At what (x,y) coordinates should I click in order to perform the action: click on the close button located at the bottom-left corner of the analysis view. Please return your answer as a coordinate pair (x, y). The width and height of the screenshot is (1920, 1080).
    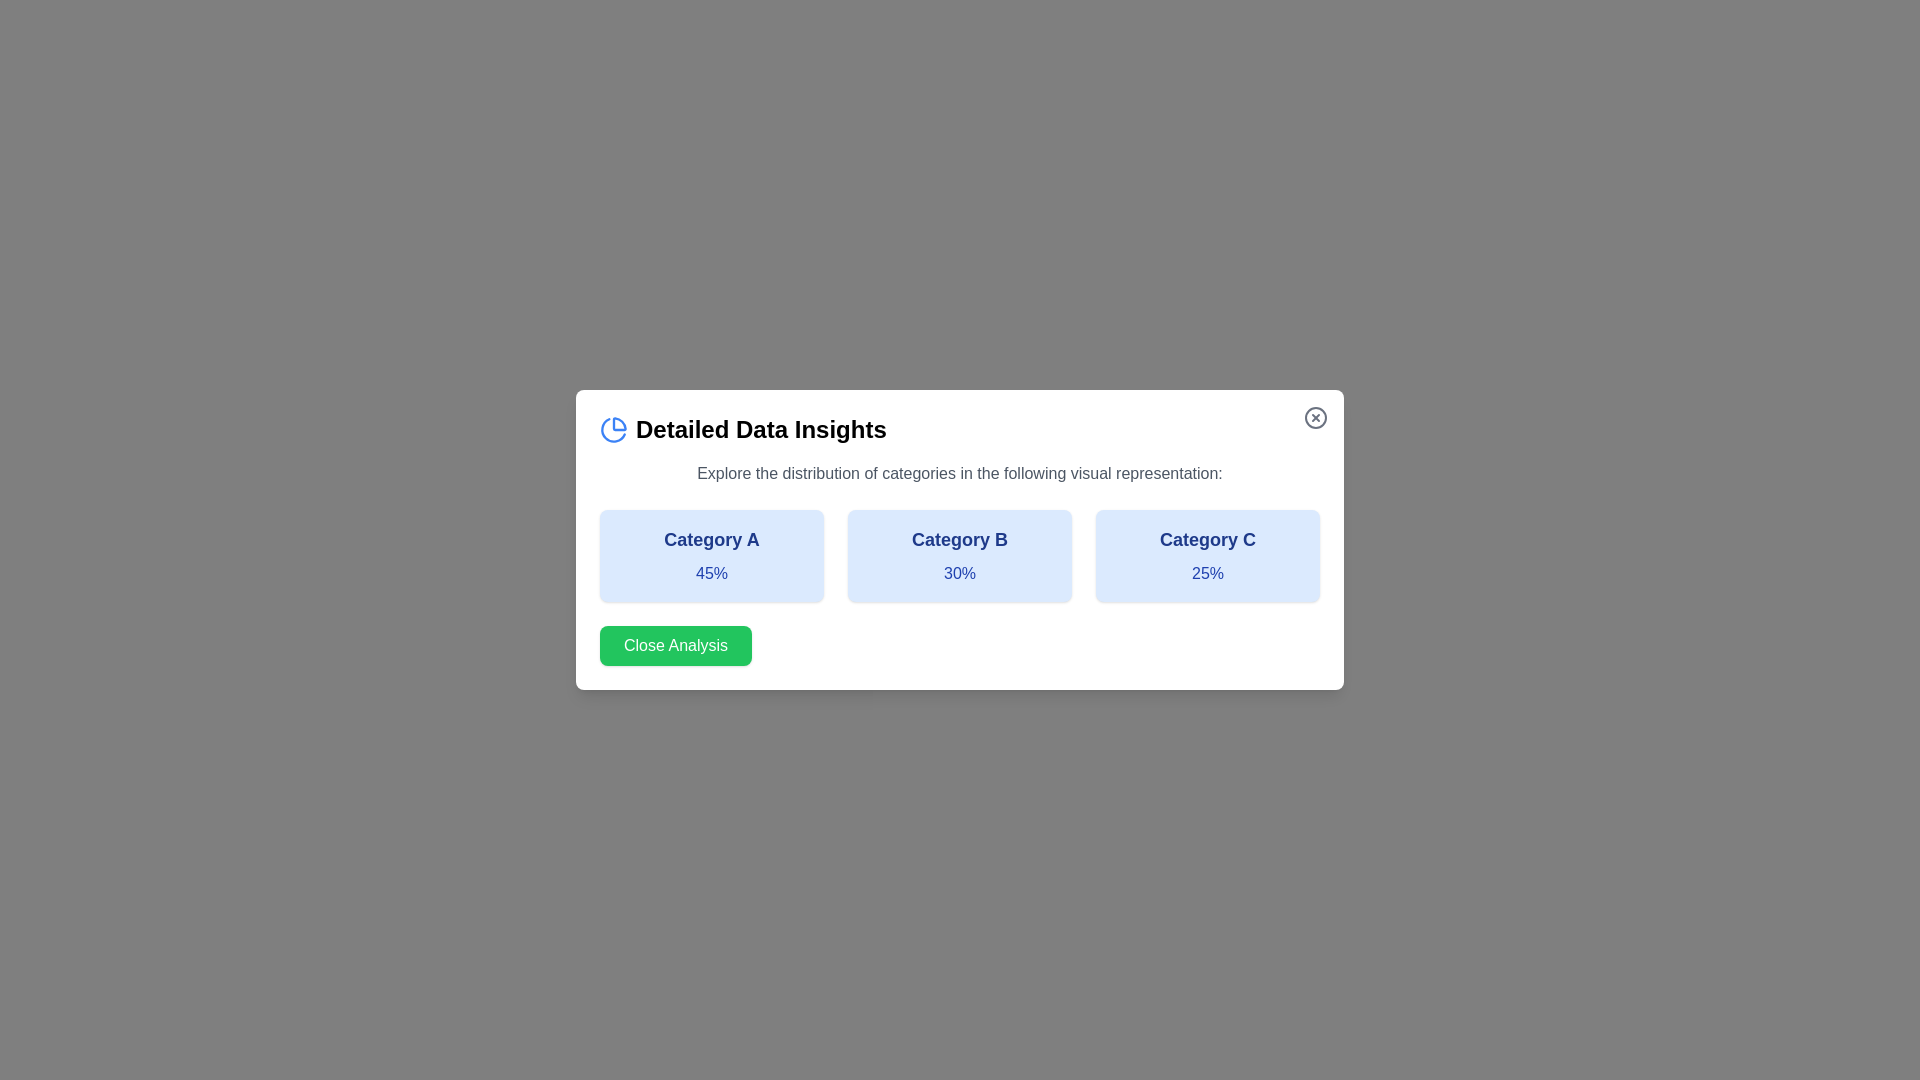
    Looking at the image, I should click on (676, 645).